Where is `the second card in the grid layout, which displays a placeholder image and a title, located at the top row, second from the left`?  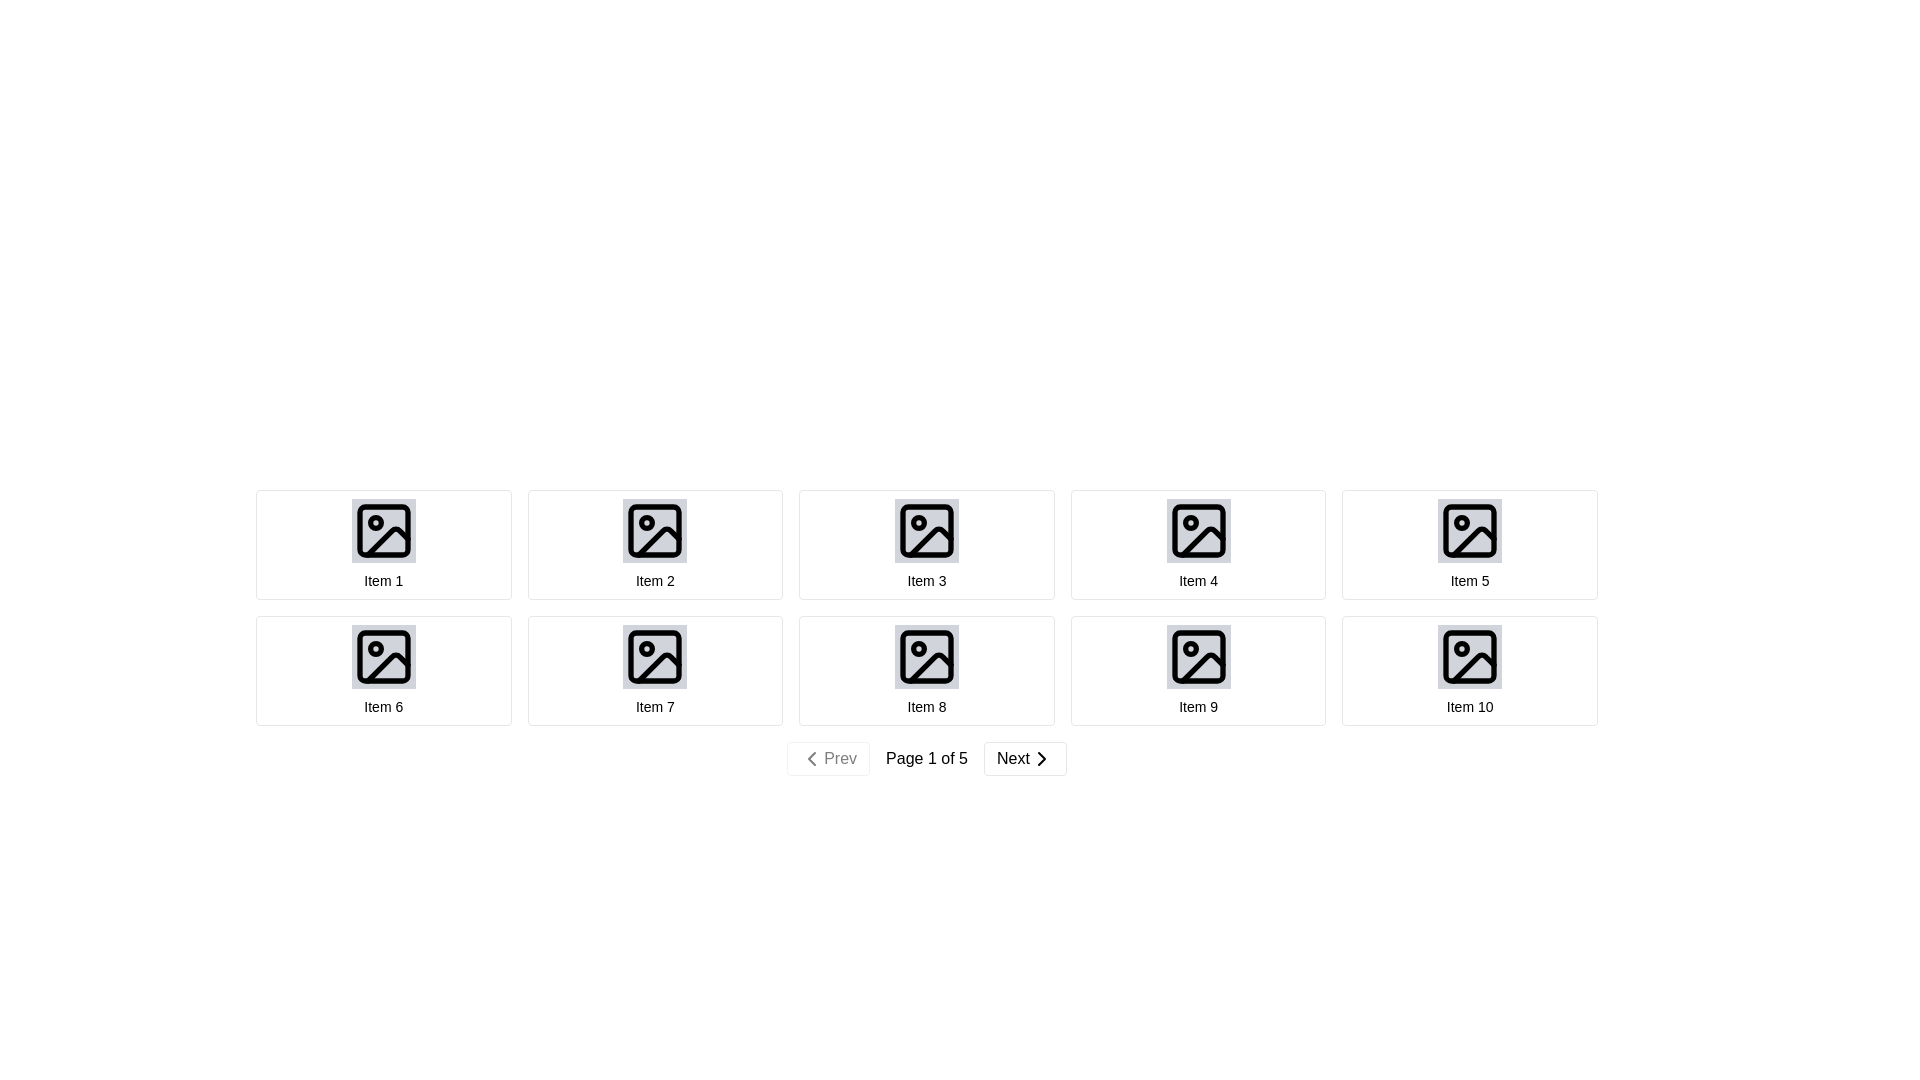
the second card in the grid layout, which displays a placeholder image and a title, located at the top row, second from the left is located at coordinates (655, 544).